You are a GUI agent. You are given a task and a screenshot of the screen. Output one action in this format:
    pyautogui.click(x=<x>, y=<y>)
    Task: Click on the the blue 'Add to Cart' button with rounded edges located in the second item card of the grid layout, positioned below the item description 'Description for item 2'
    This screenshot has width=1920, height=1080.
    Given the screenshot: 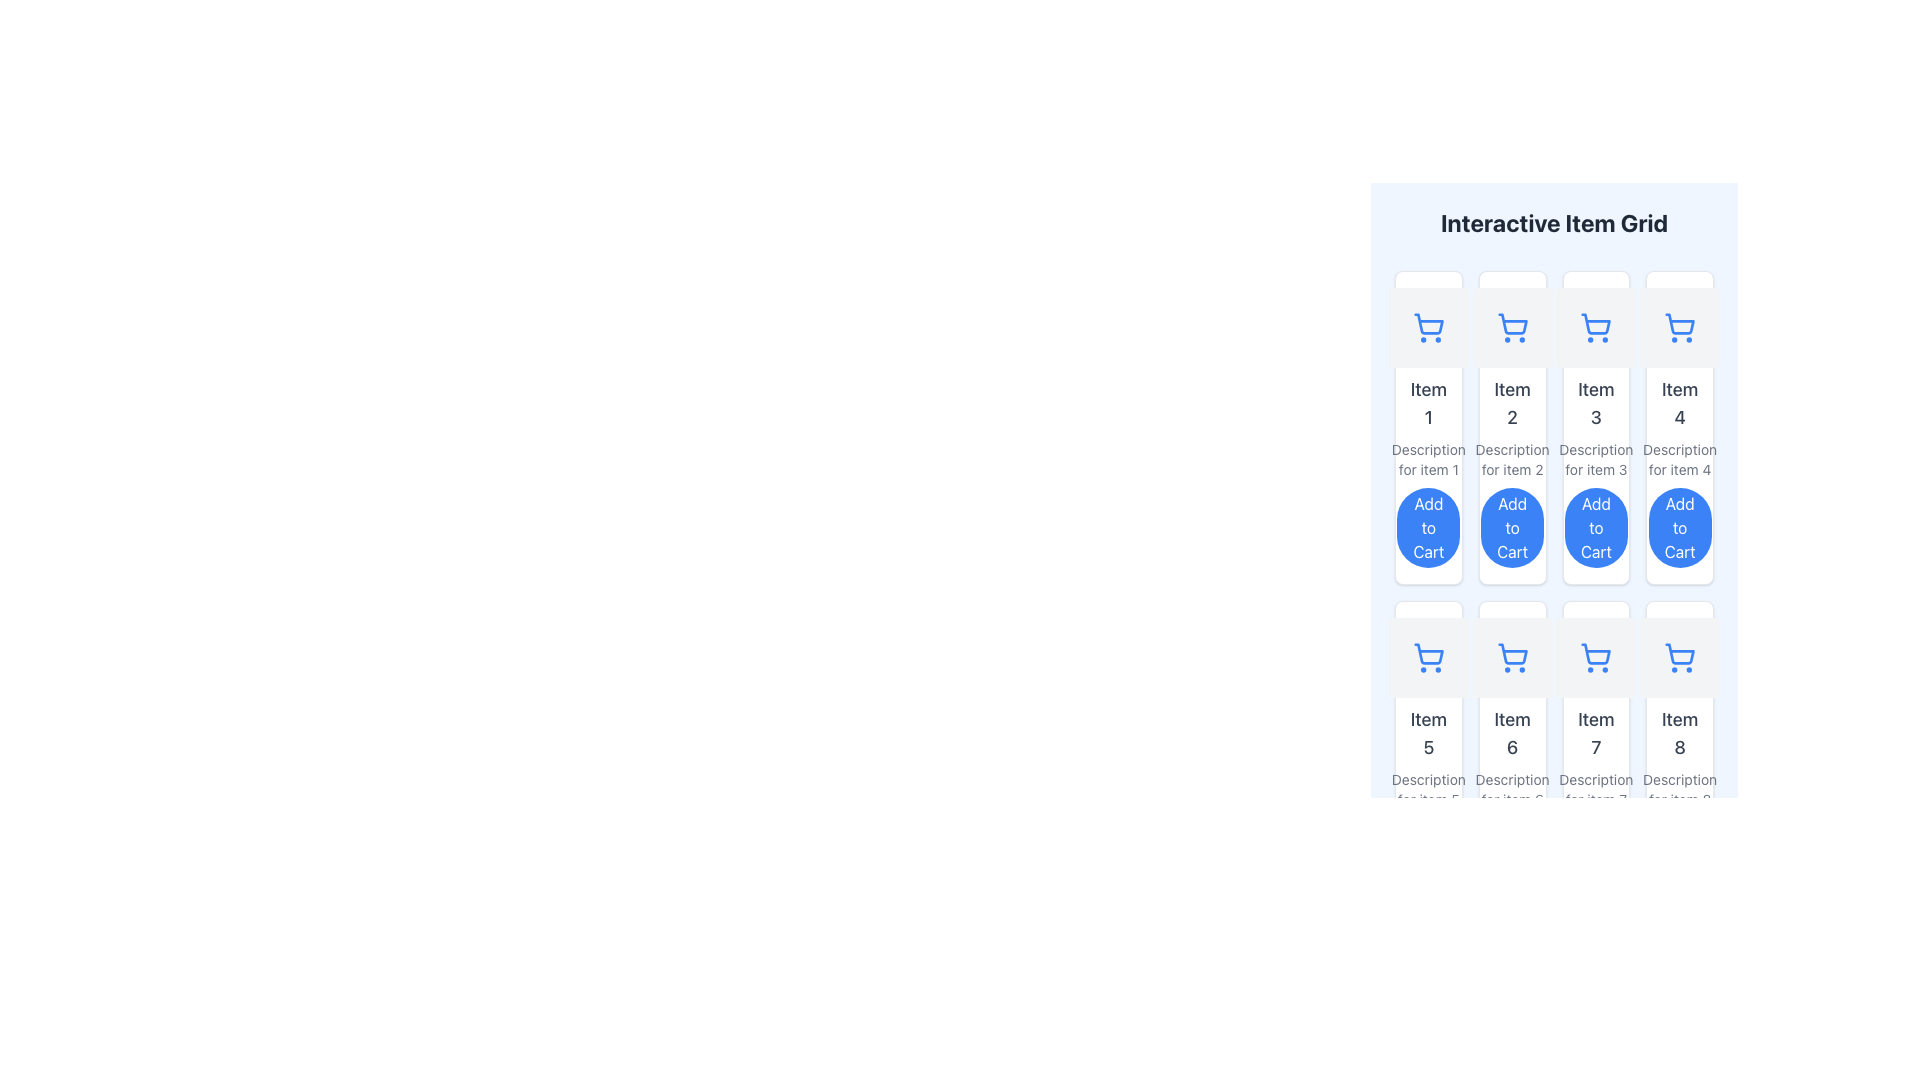 What is the action you would take?
    pyautogui.click(x=1512, y=527)
    